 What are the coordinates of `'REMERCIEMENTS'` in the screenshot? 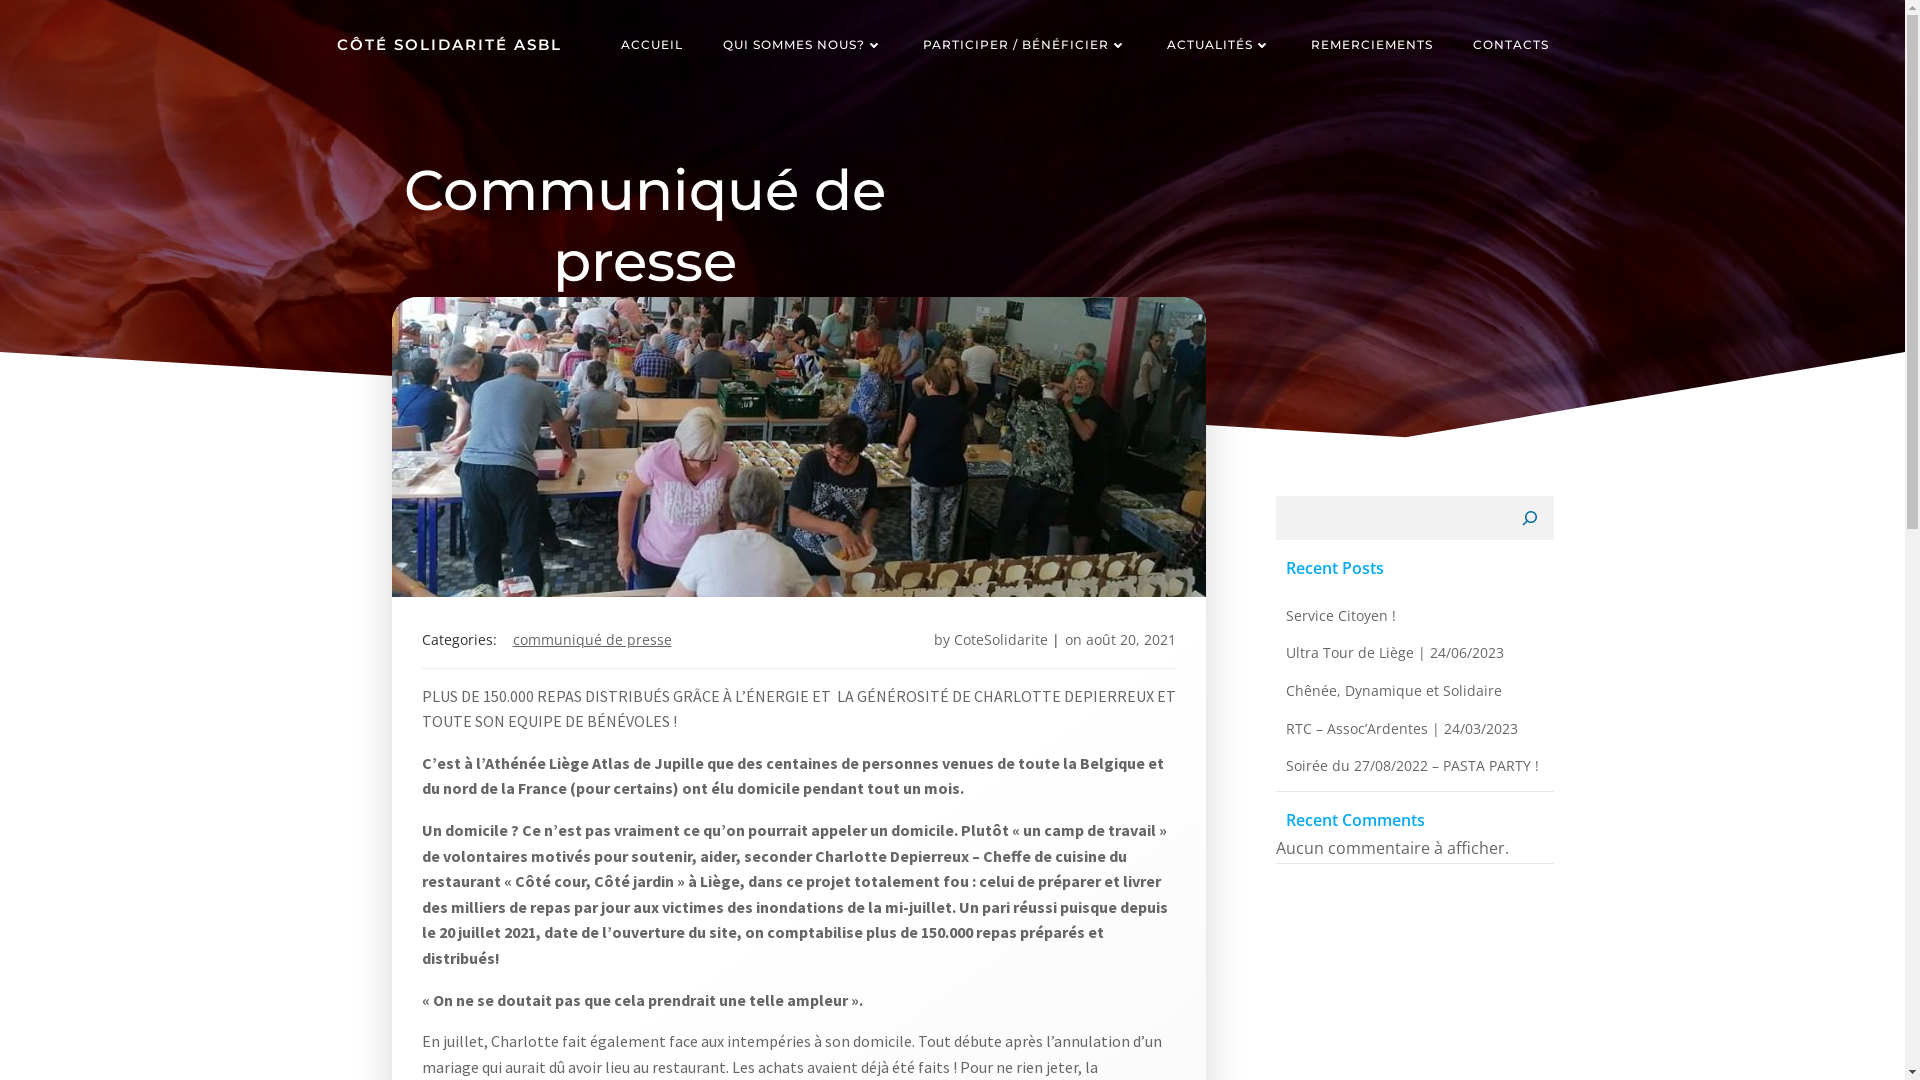 It's located at (1370, 45).